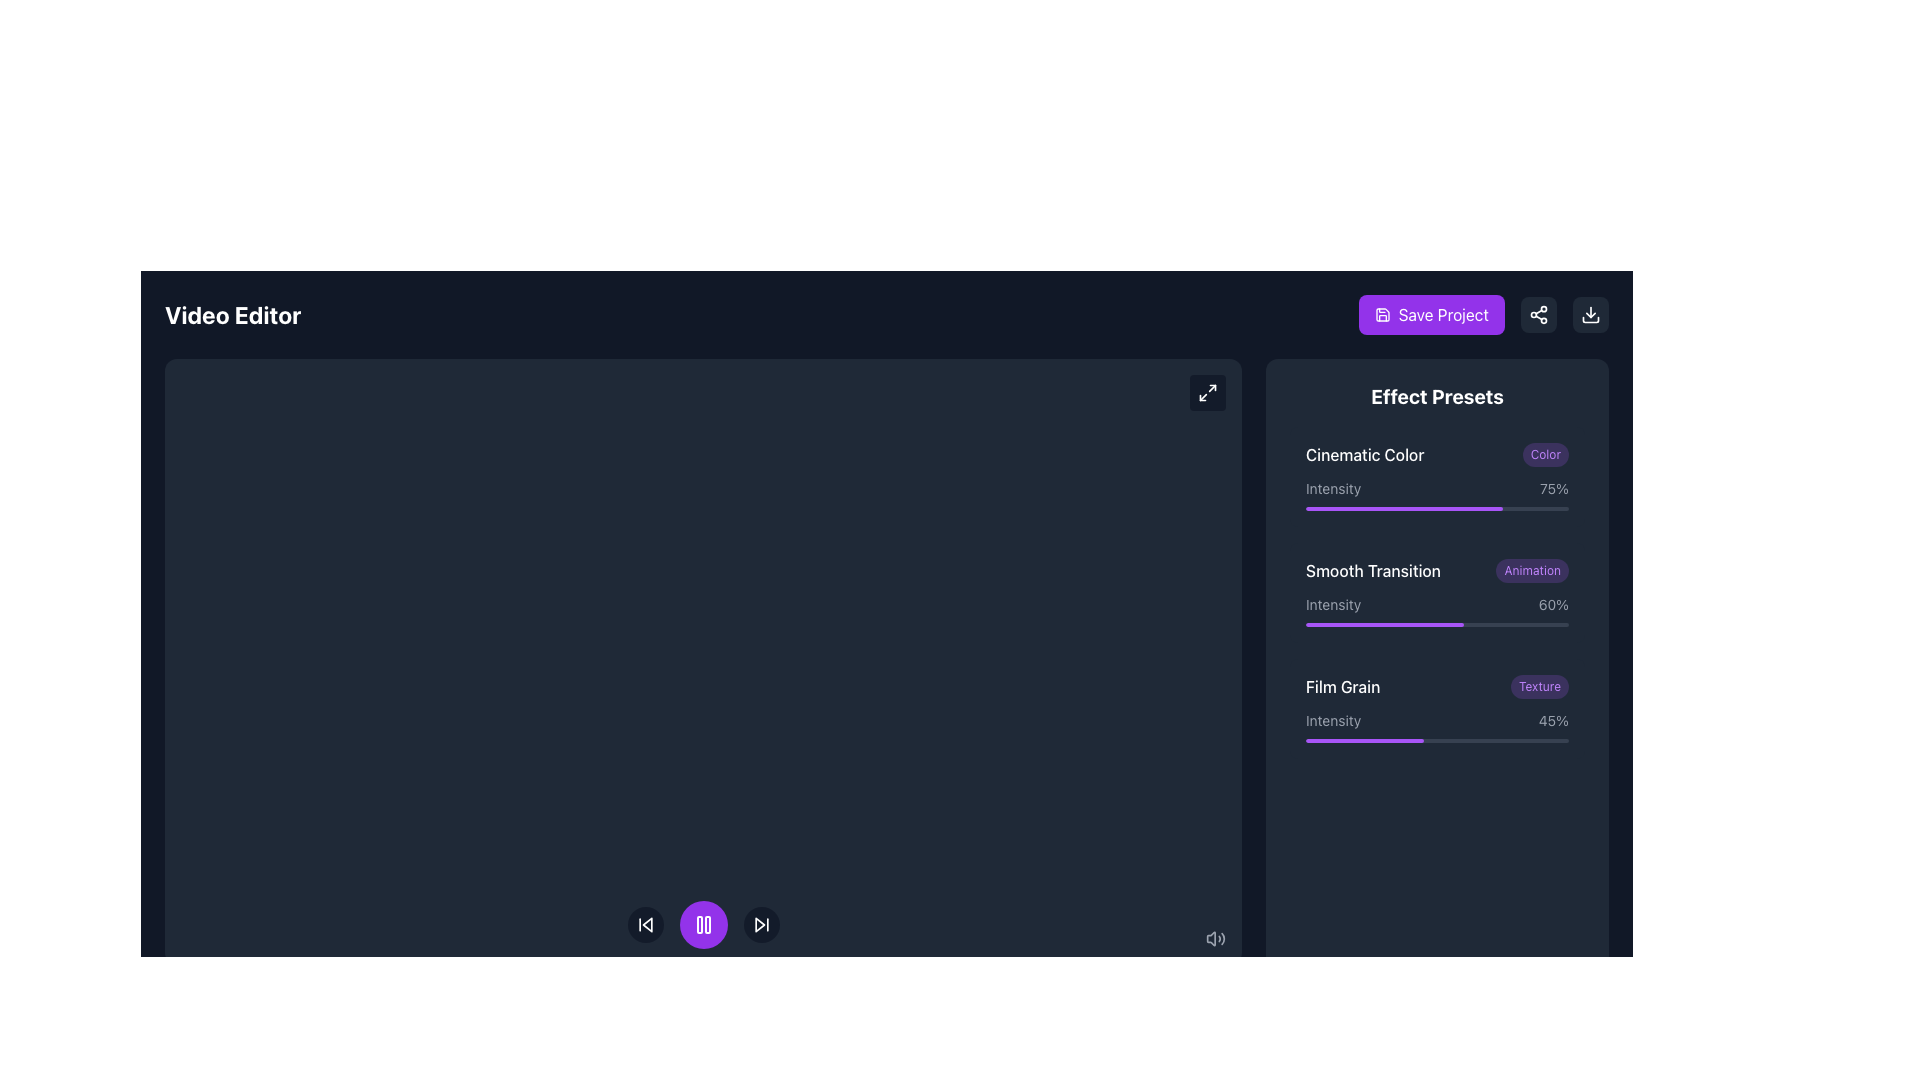 Image resolution: width=1920 pixels, height=1080 pixels. I want to click on the right part of the pause symbol in the play/pause button, so click(707, 924).